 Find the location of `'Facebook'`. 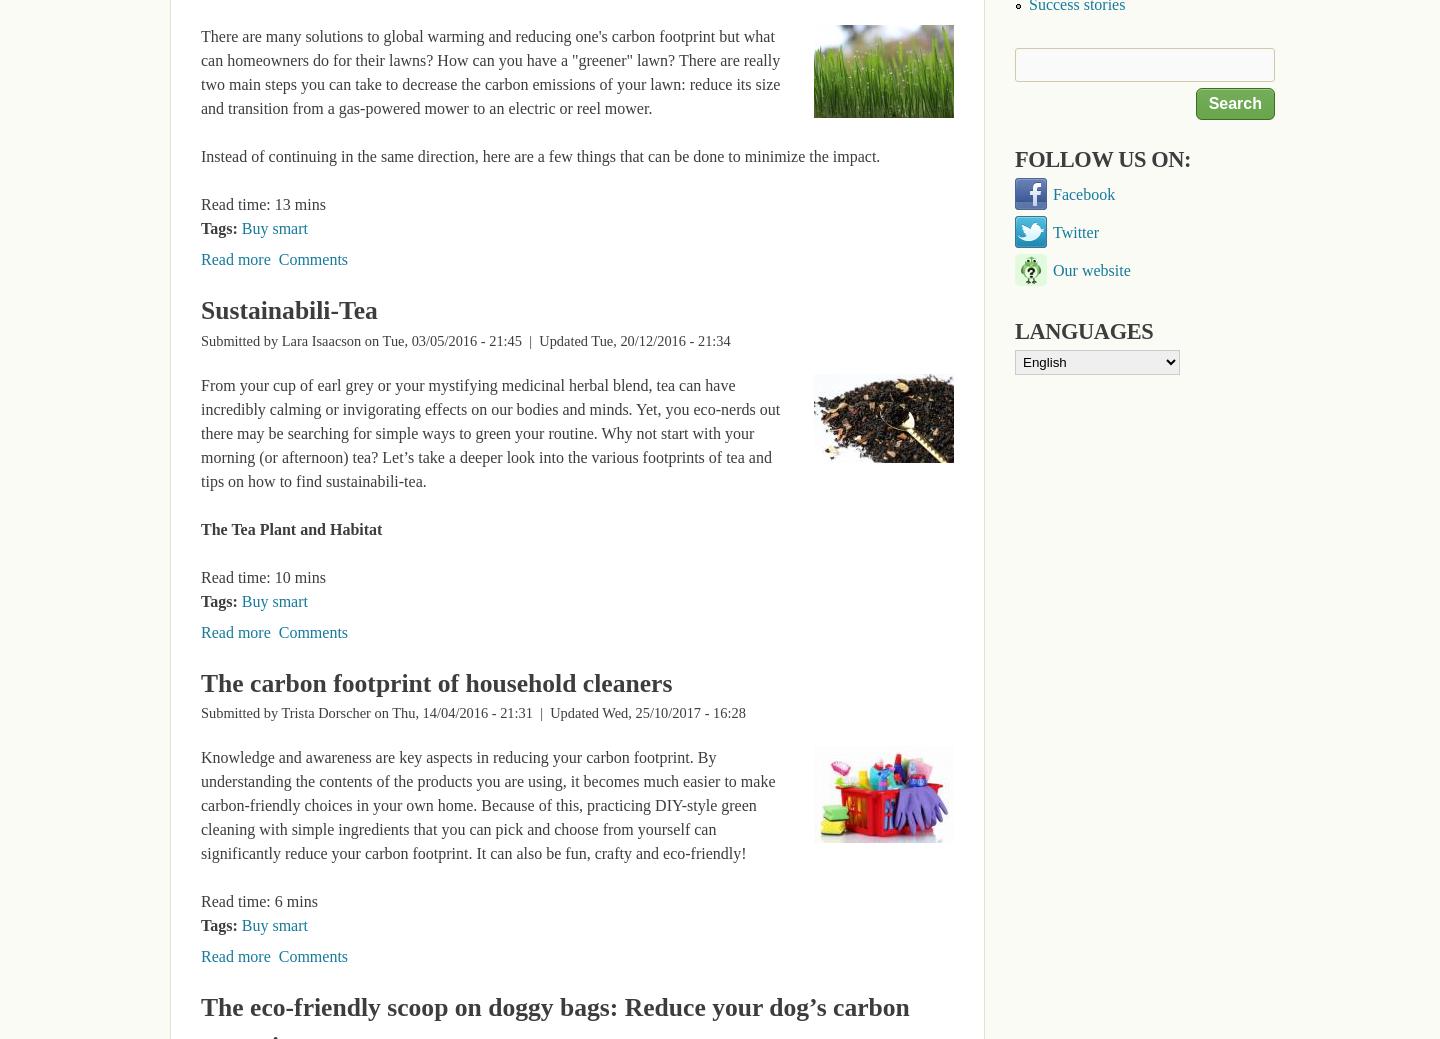

'Facebook' is located at coordinates (1052, 193).